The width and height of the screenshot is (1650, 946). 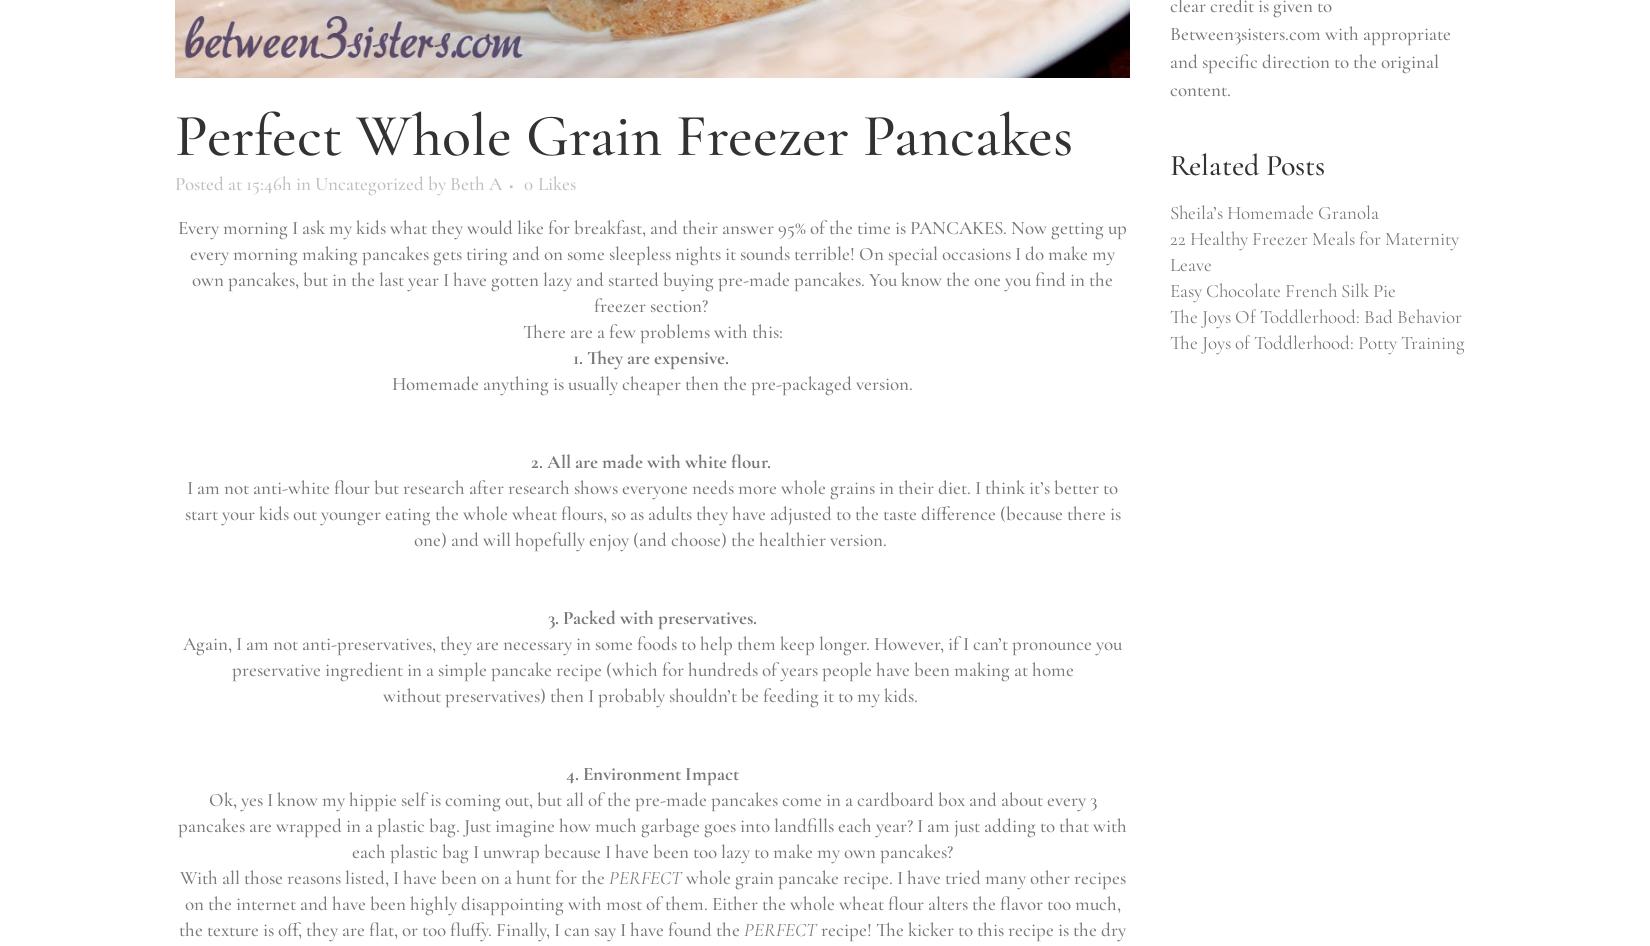 I want to click on 'Likes', so click(x=556, y=183).